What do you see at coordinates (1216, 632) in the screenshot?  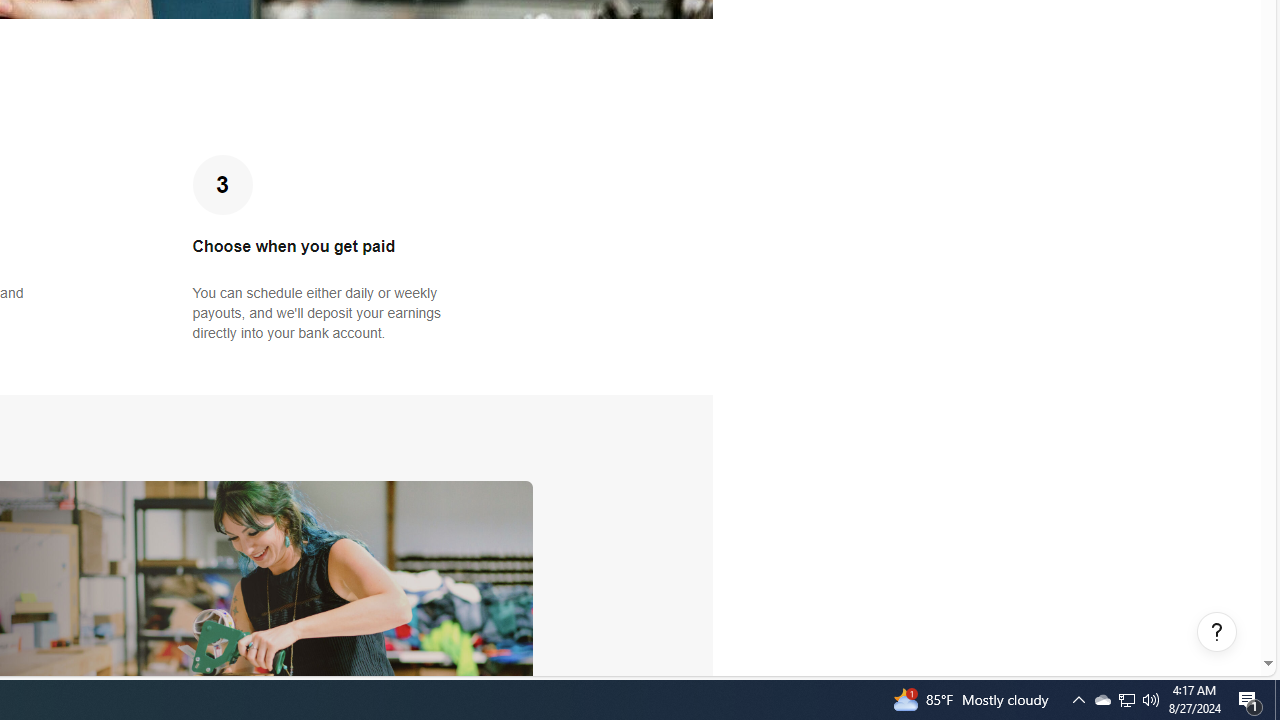 I see `'Help, opens dialogs'` at bounding box center [1216, 632].